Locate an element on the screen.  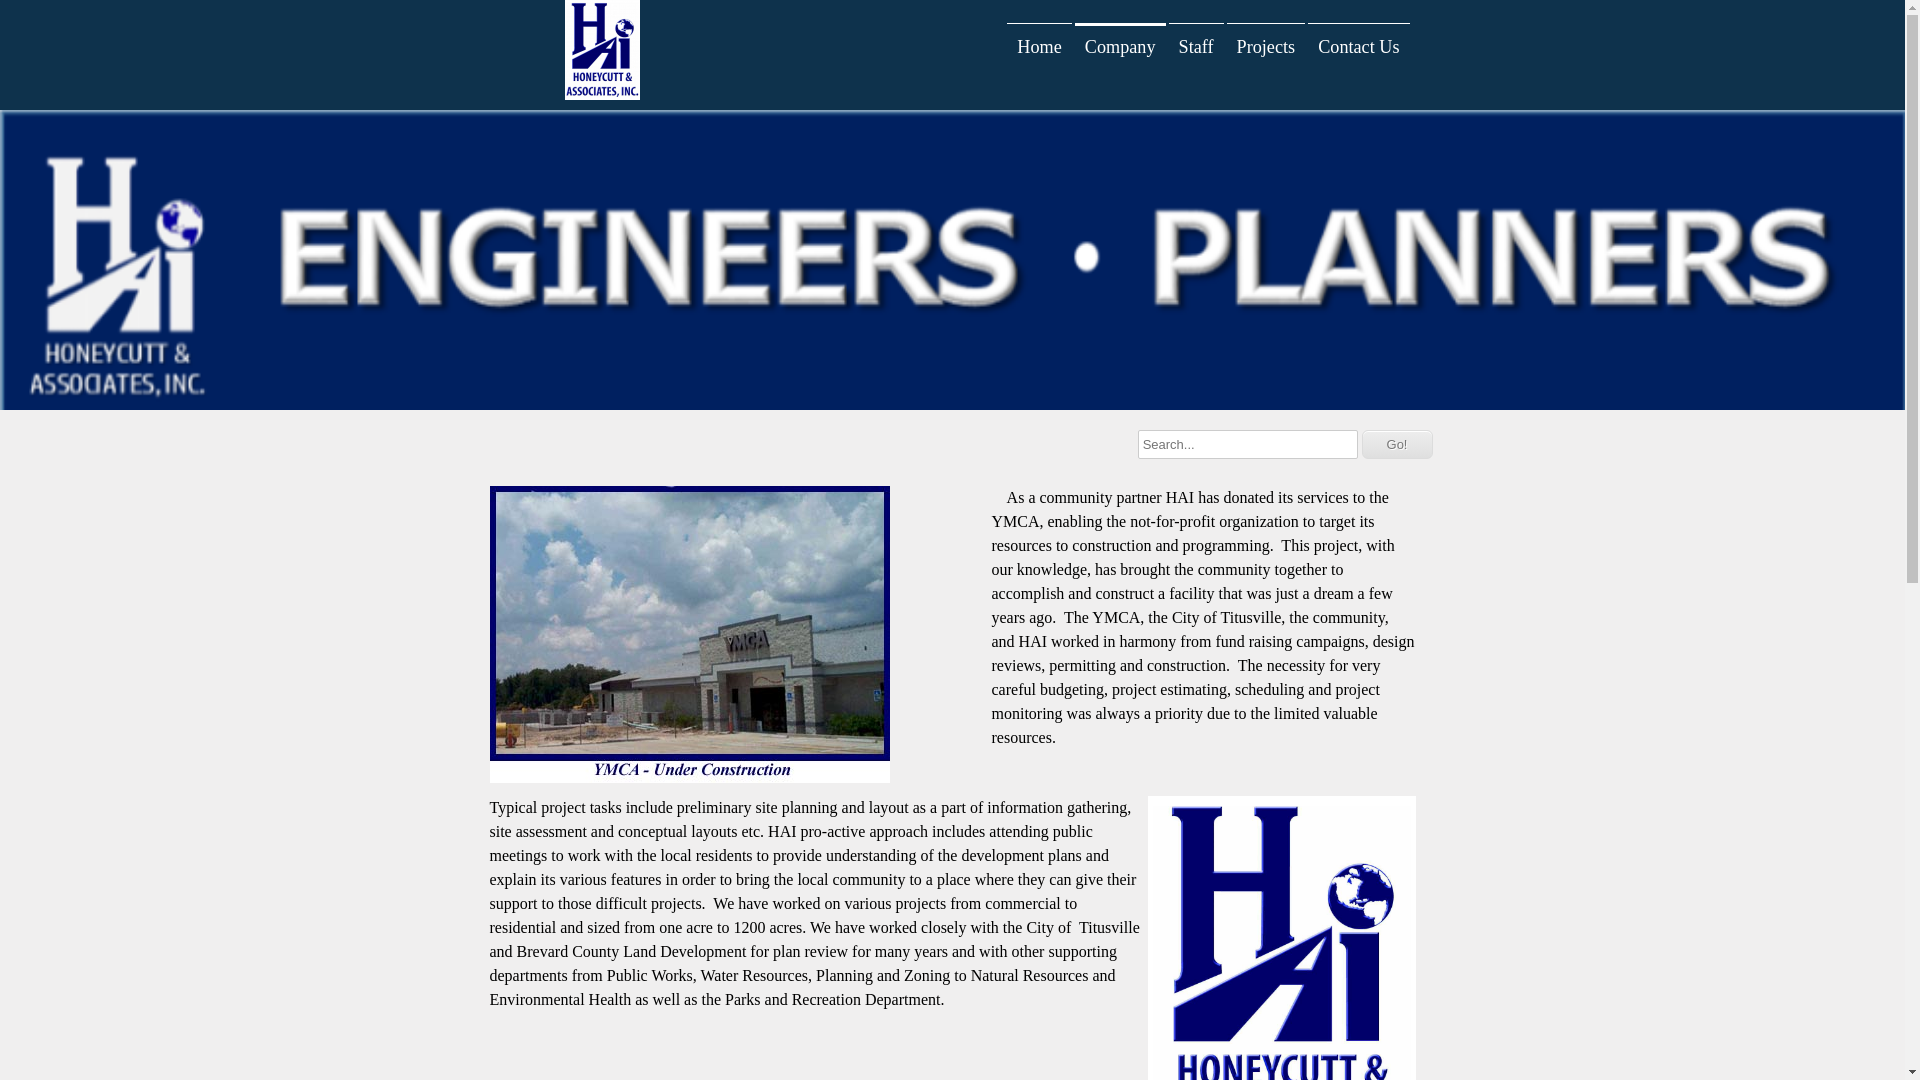
'Projects' is located at coordinates (1265, 45).